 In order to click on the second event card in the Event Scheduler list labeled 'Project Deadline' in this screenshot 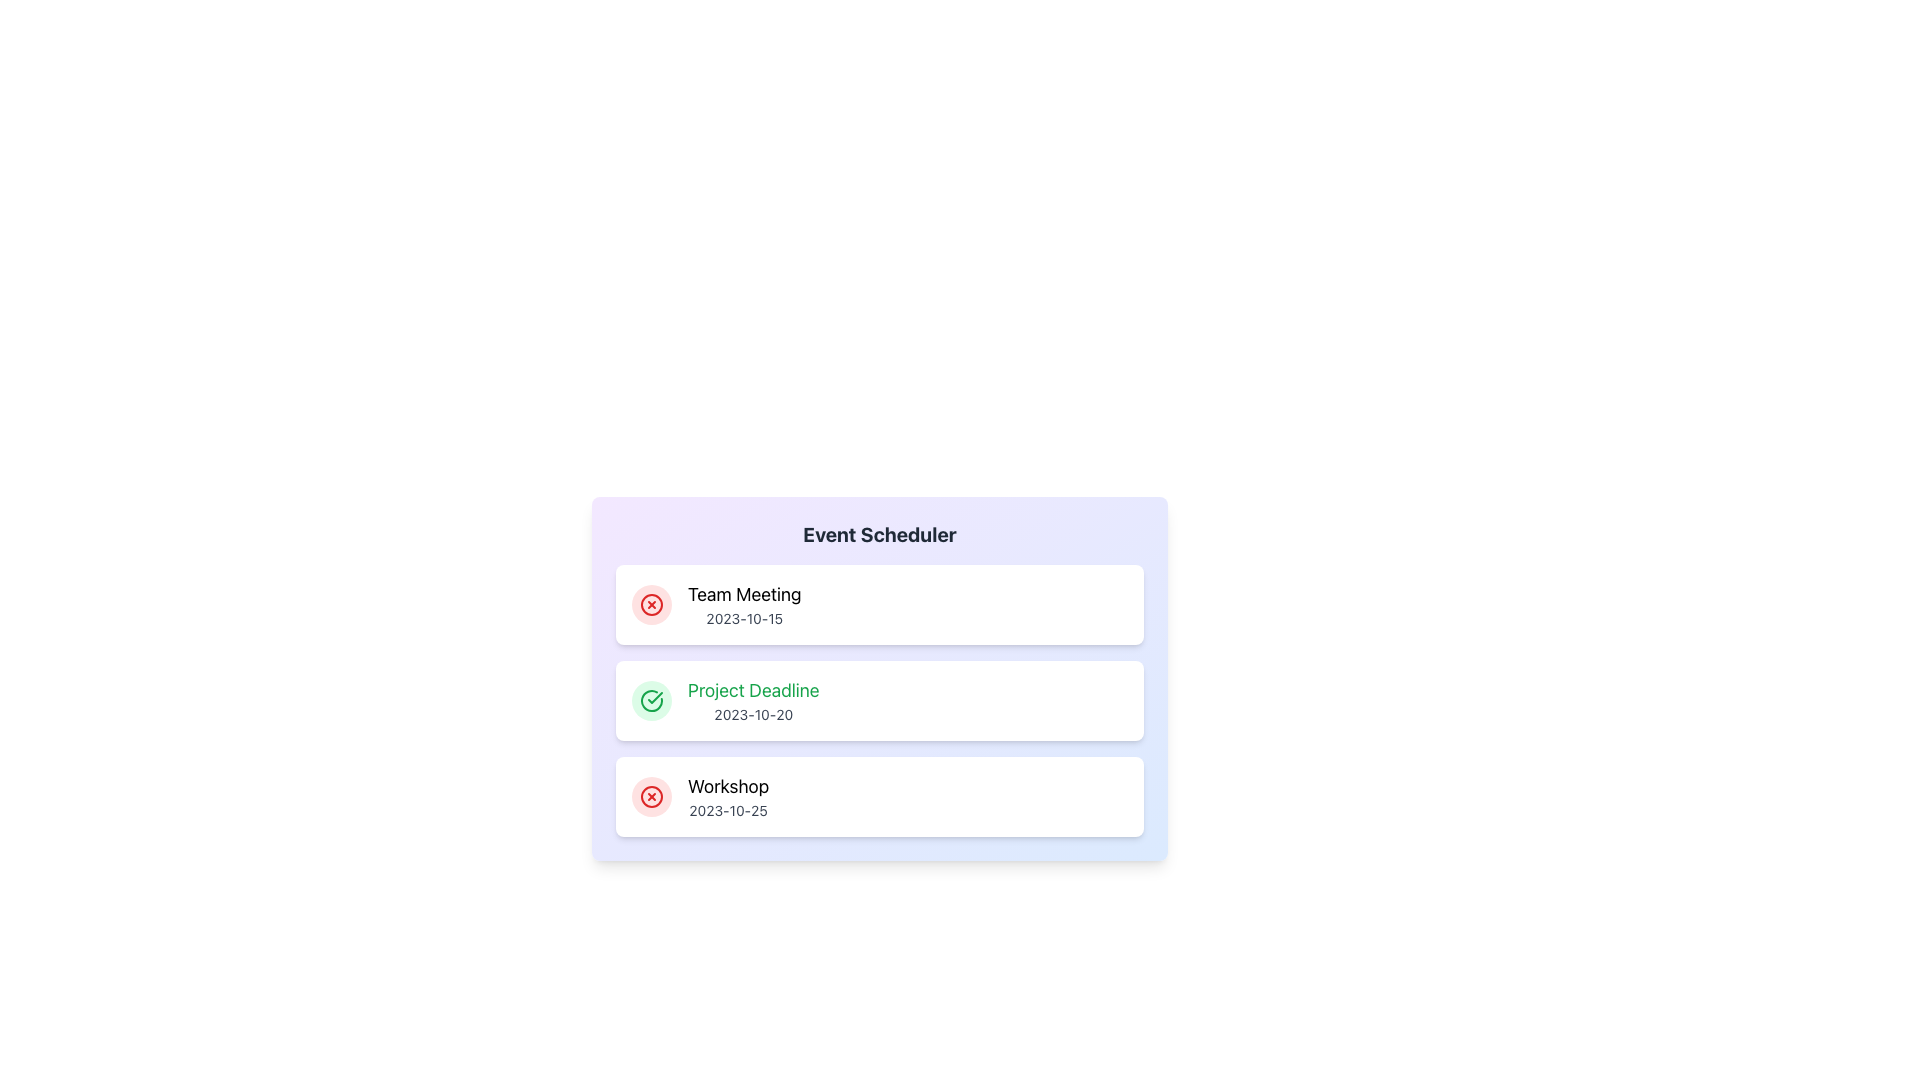, I will do `click(879, 700)`.